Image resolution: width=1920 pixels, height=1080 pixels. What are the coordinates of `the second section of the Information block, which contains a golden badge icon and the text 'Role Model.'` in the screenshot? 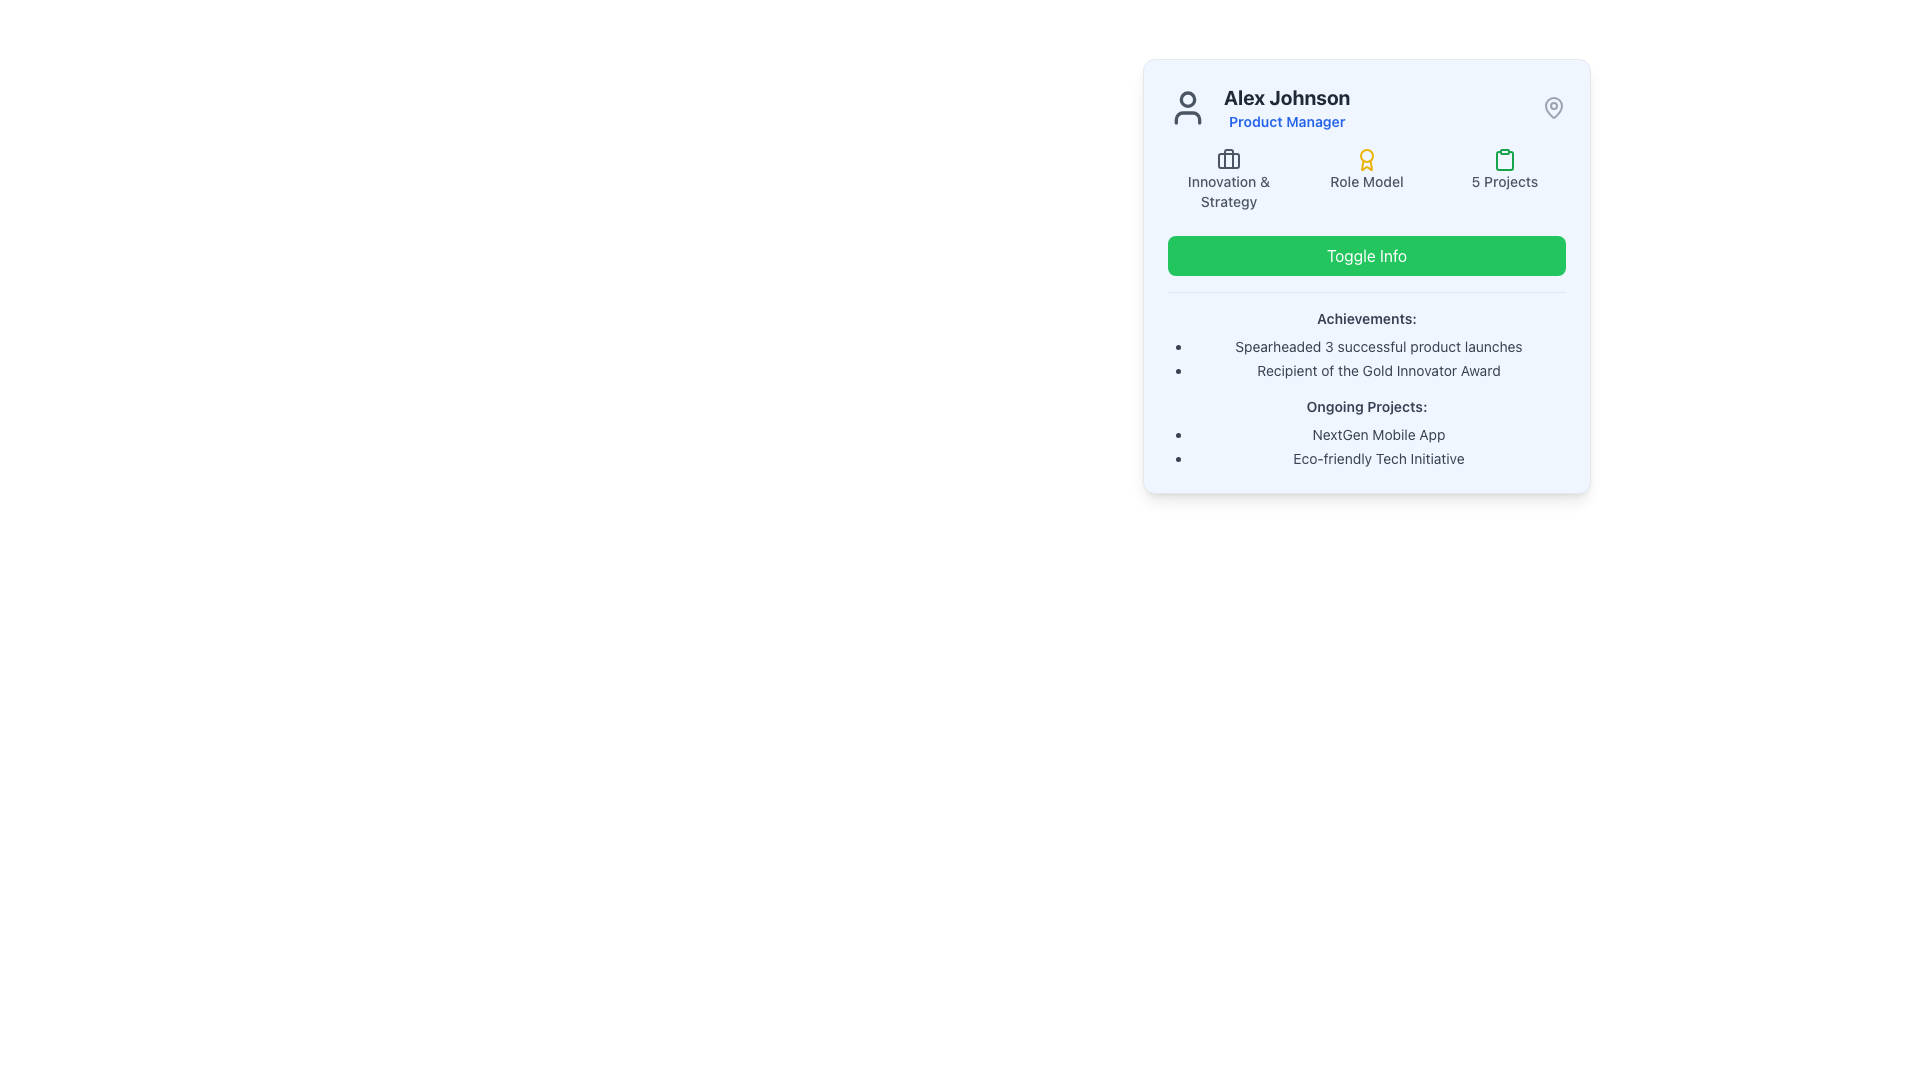 It's located at (1366, 180).